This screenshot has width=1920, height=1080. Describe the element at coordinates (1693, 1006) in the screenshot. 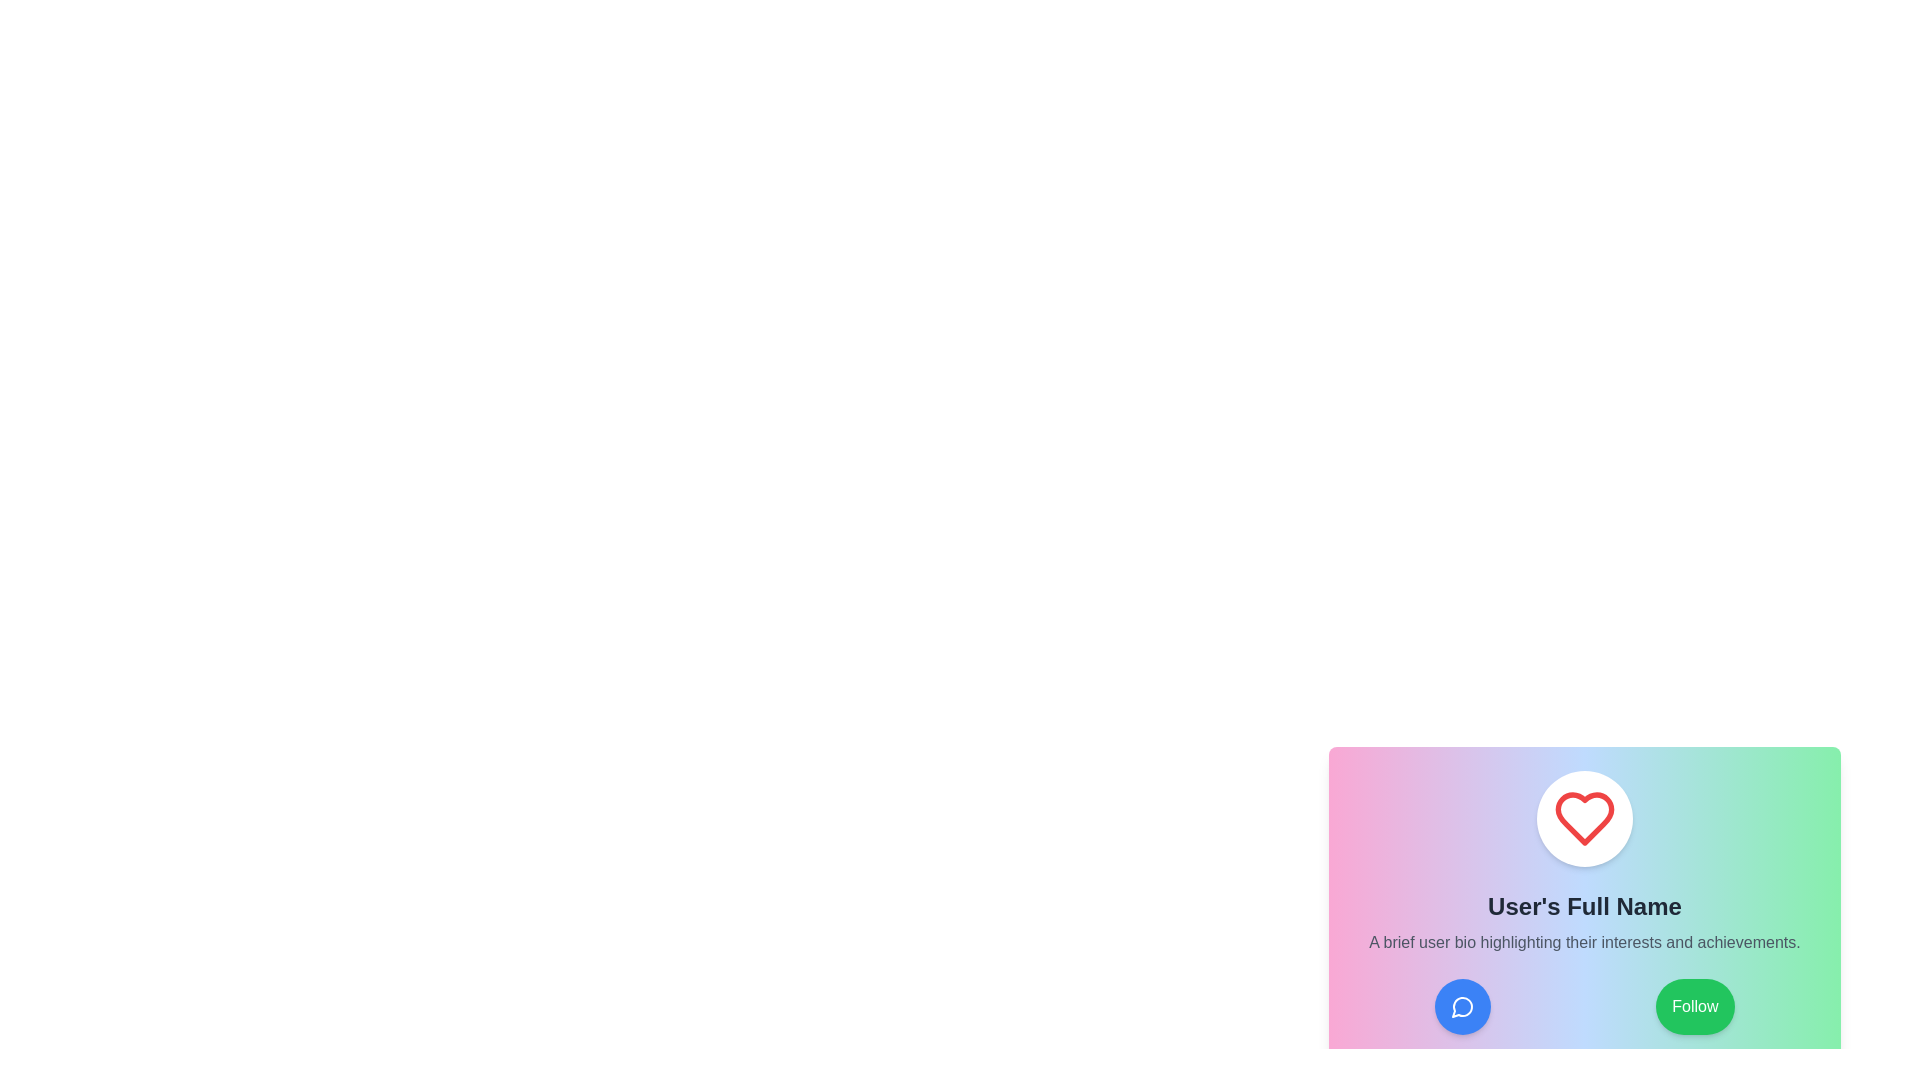

I see `the follow button located at the bottom-right corner of the gradient-colored card, adjacent to the blue circular button` at that location.